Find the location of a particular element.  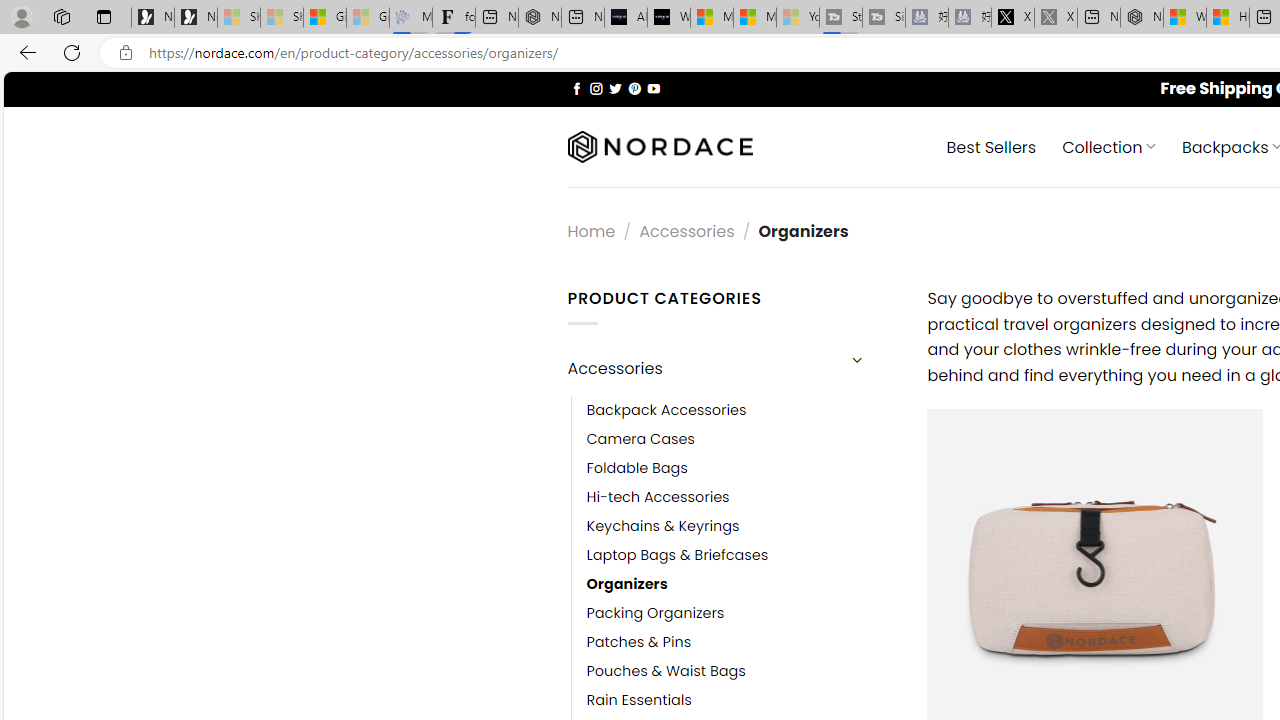

'Wildlife - MSN' is located at coordinates (1184, 17).